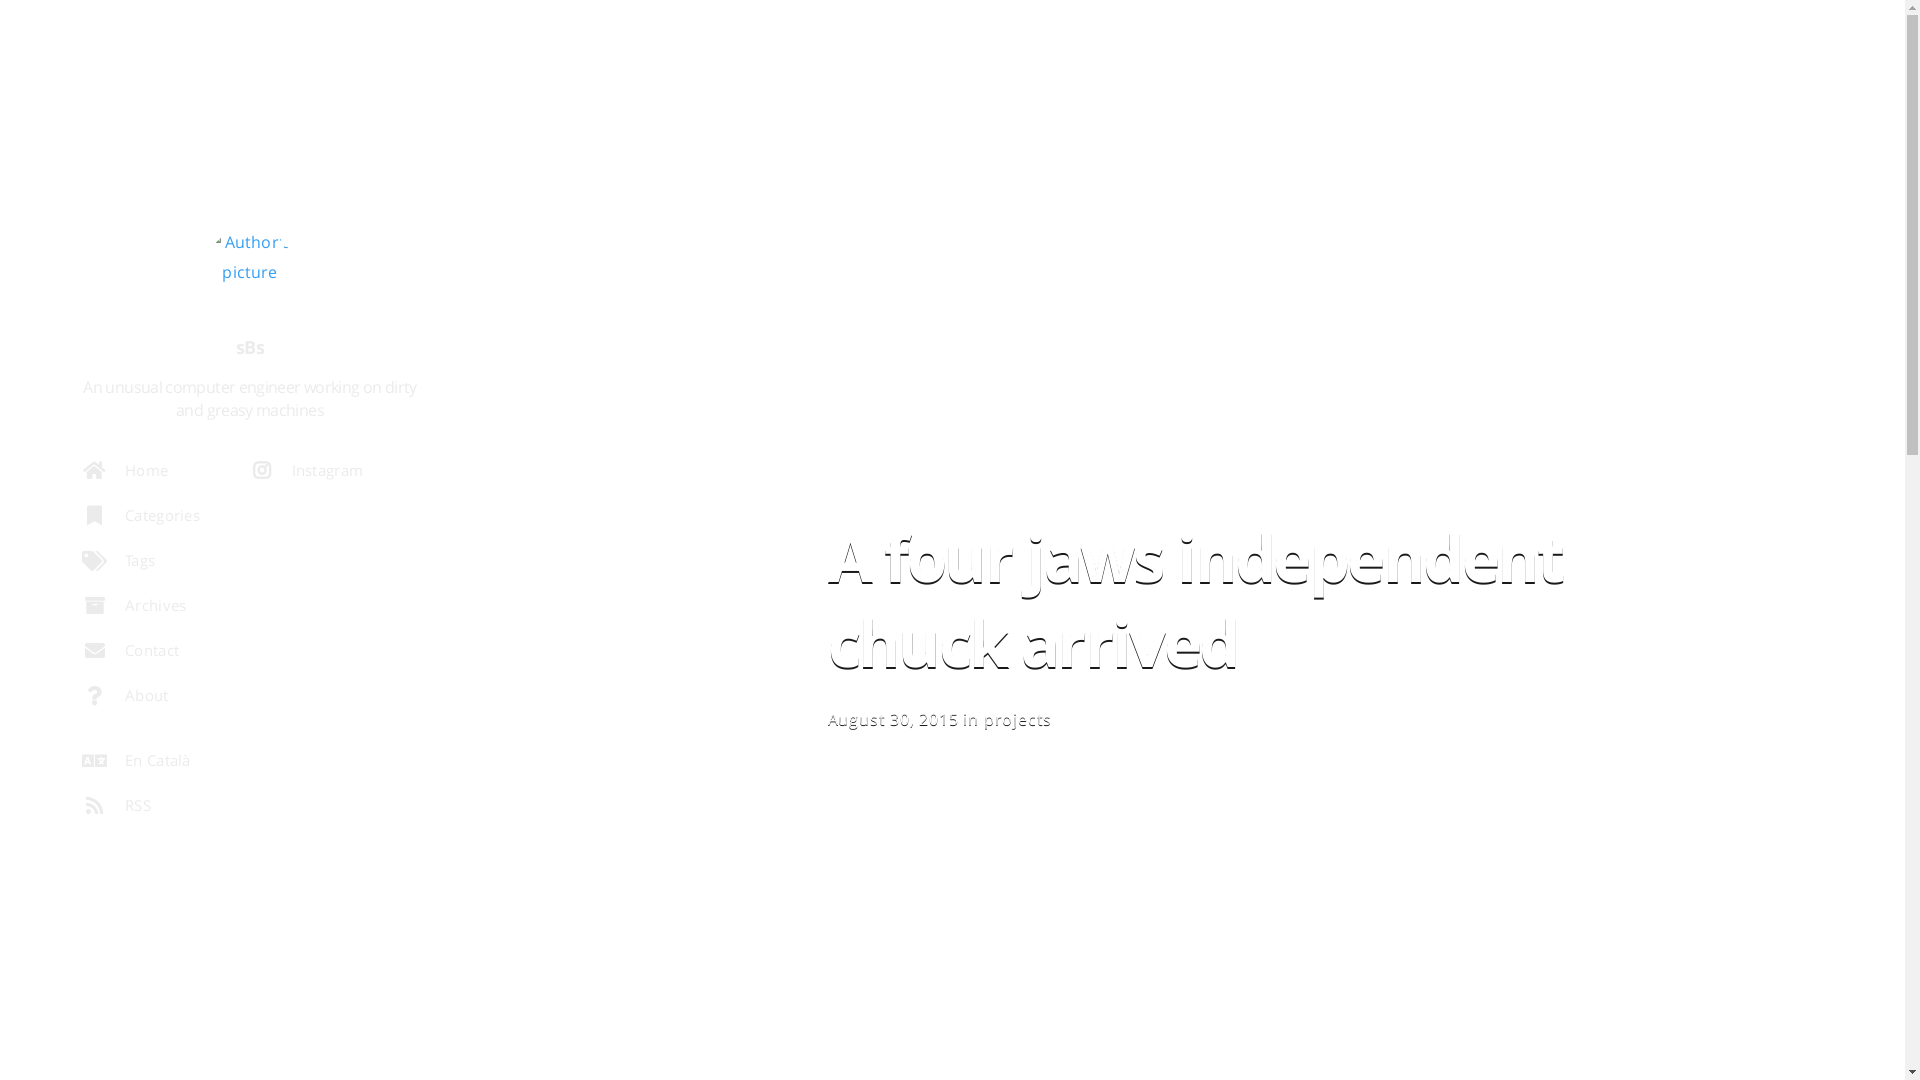 The height and width of the screenshot is (1080, 1920). I want to click on 'Instagram', so click(320, 475).